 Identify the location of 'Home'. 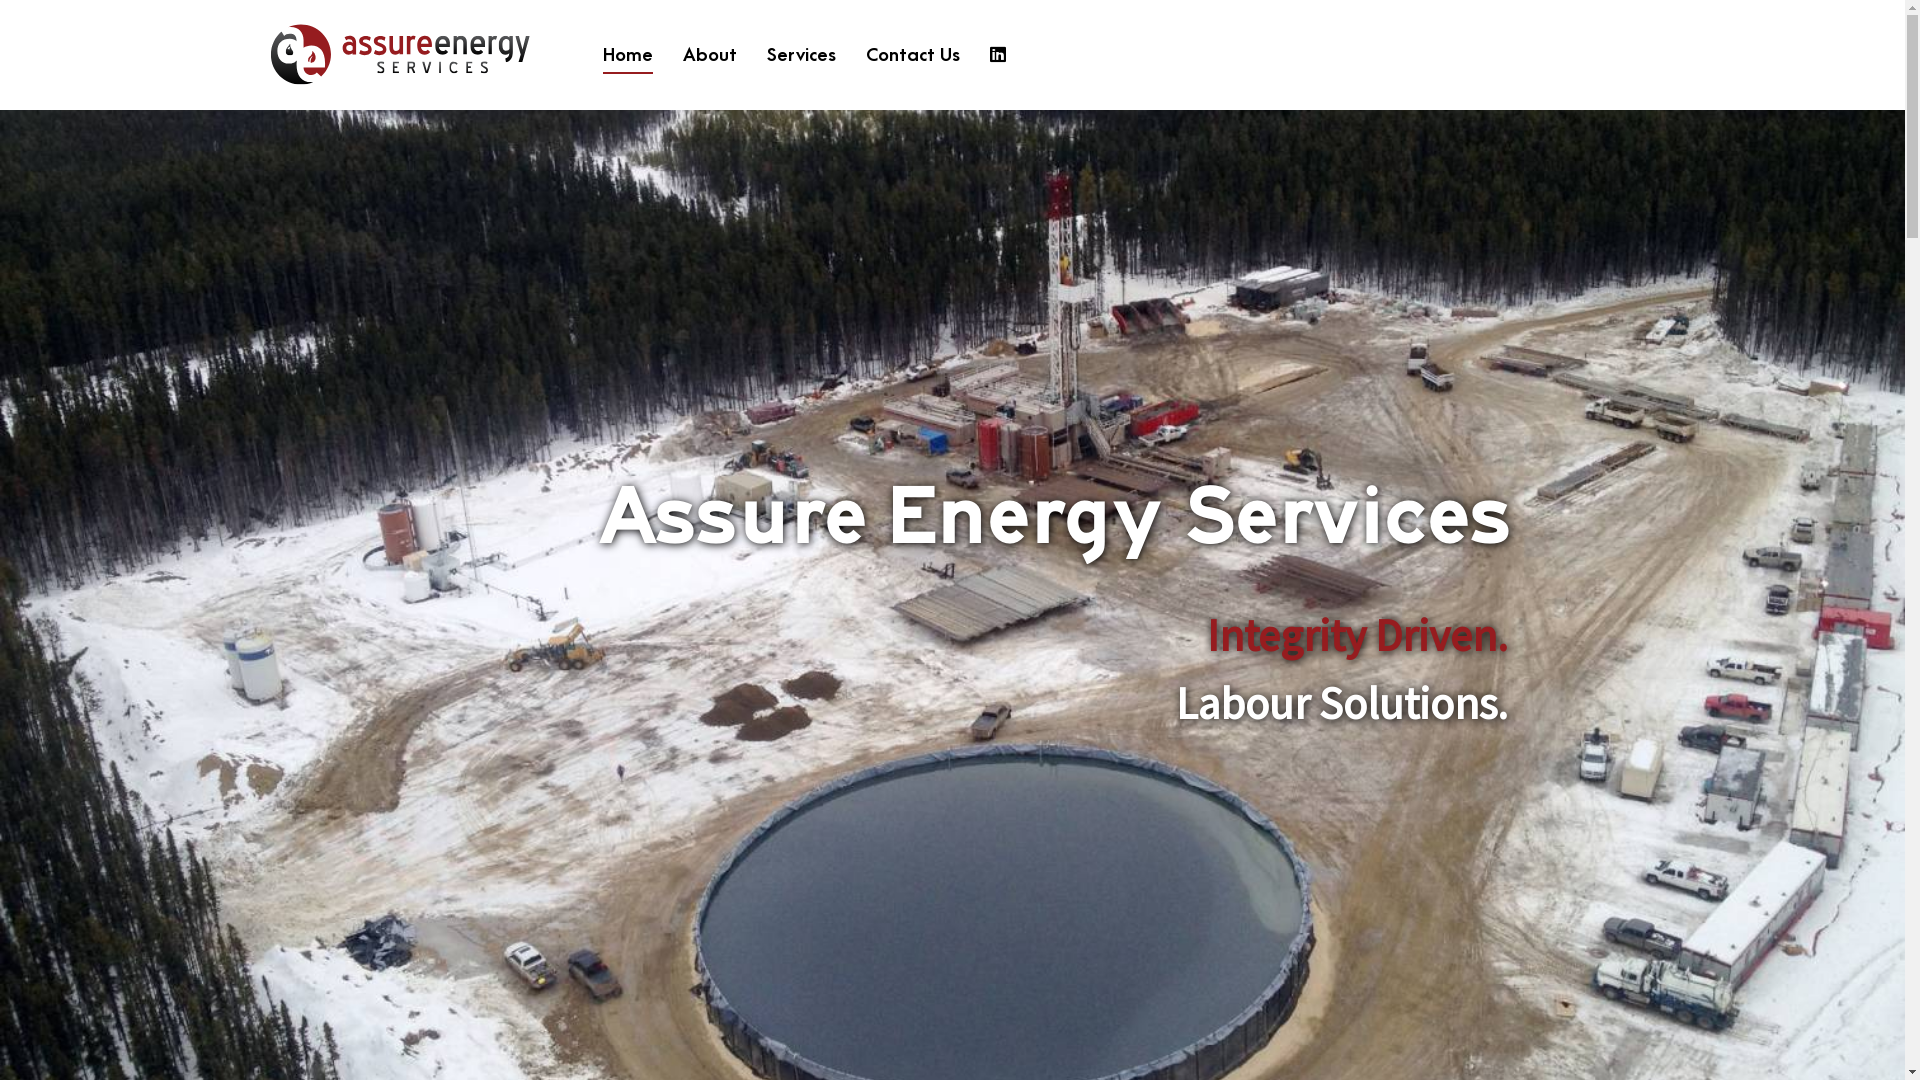
(627, 54).